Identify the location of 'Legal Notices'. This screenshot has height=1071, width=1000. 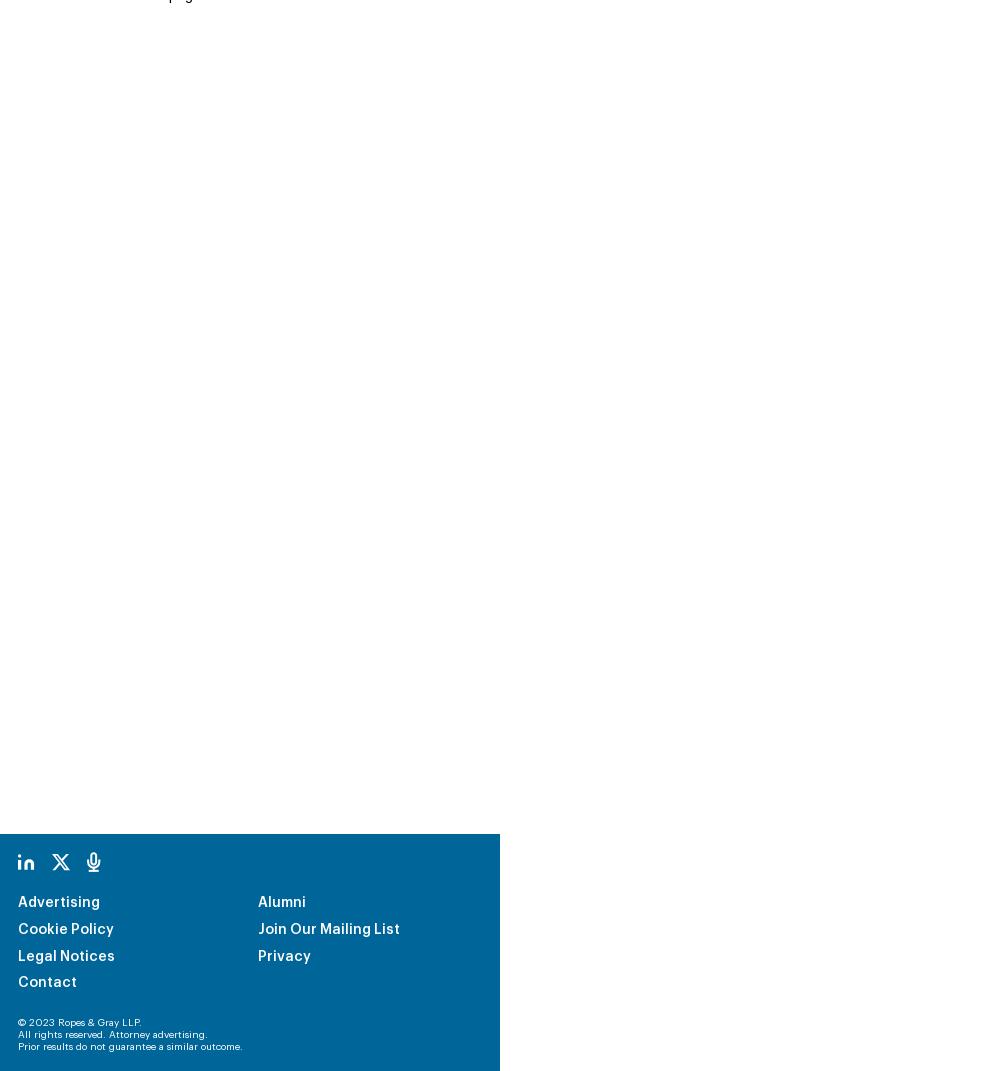
(65, 820).